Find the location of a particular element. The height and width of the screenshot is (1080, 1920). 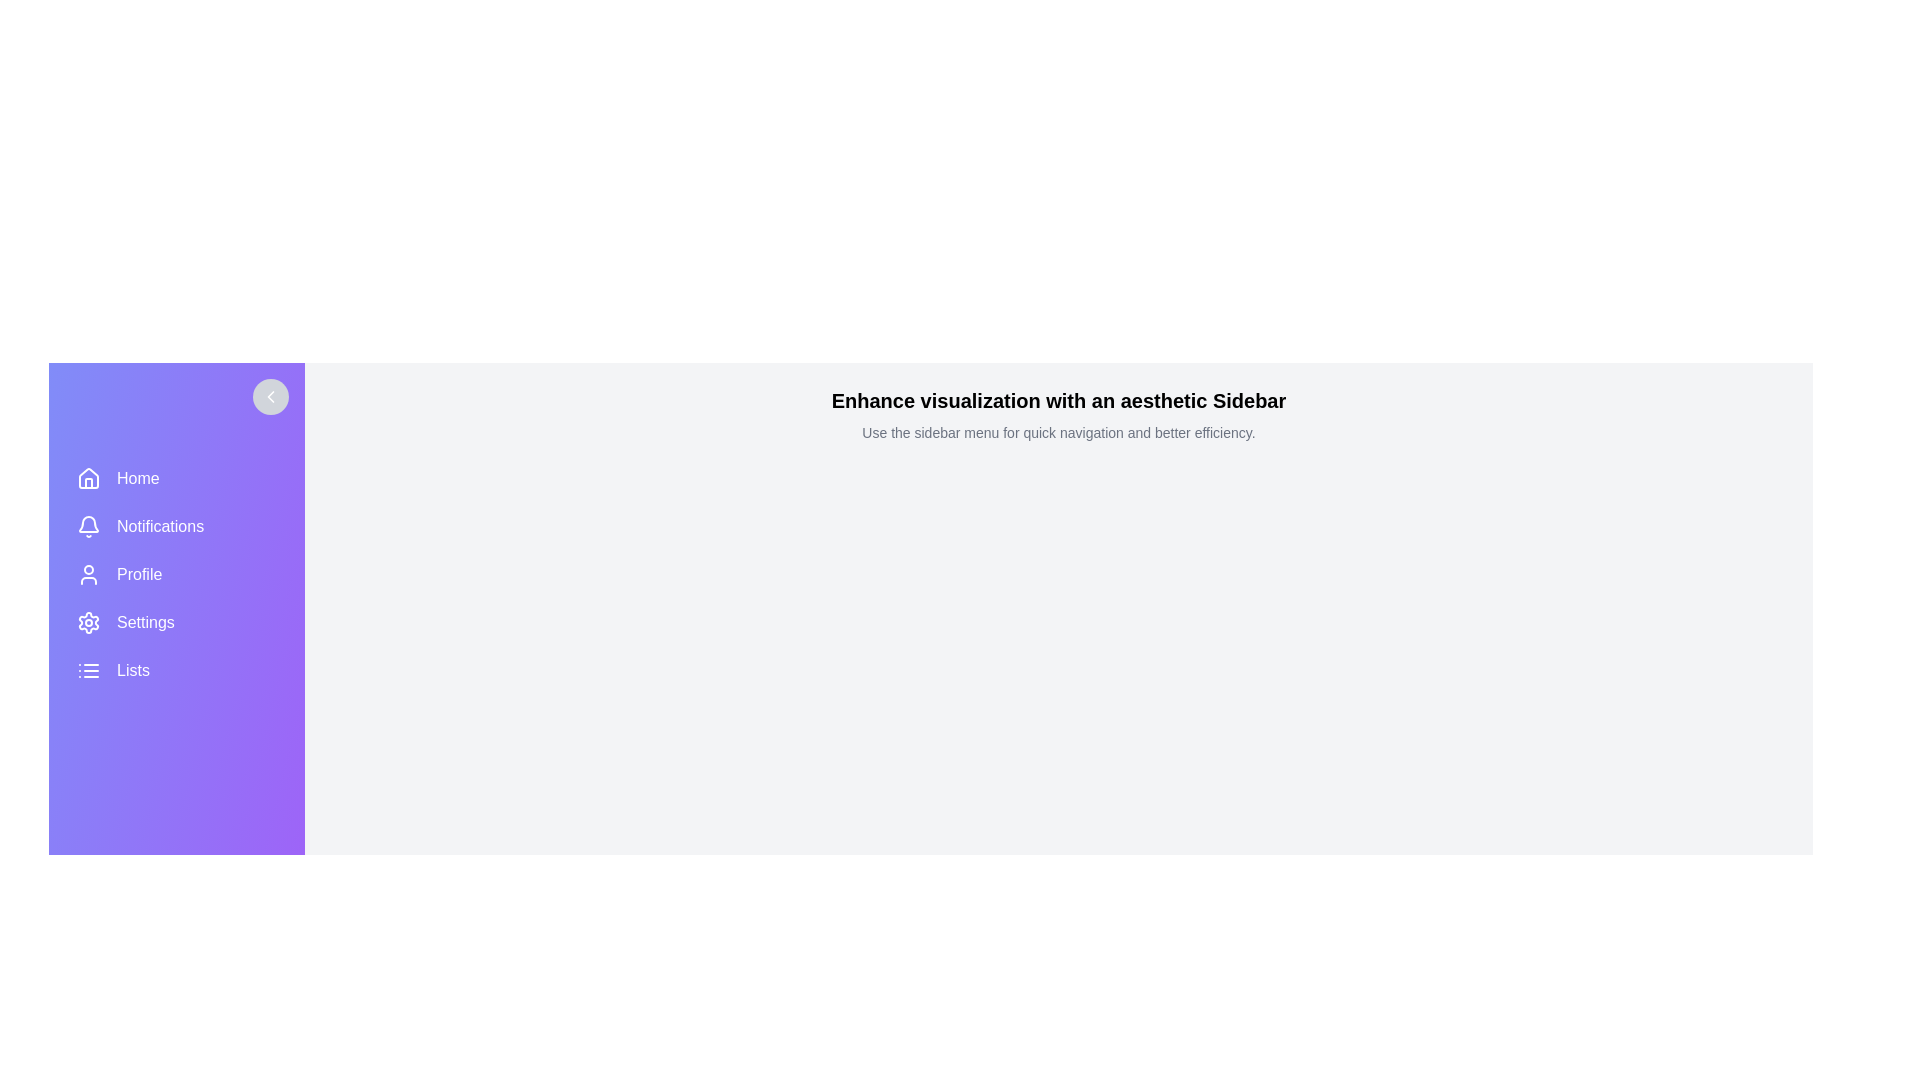

the menu item Home in the sidebar to navigate is located at coordinates (177, 478).